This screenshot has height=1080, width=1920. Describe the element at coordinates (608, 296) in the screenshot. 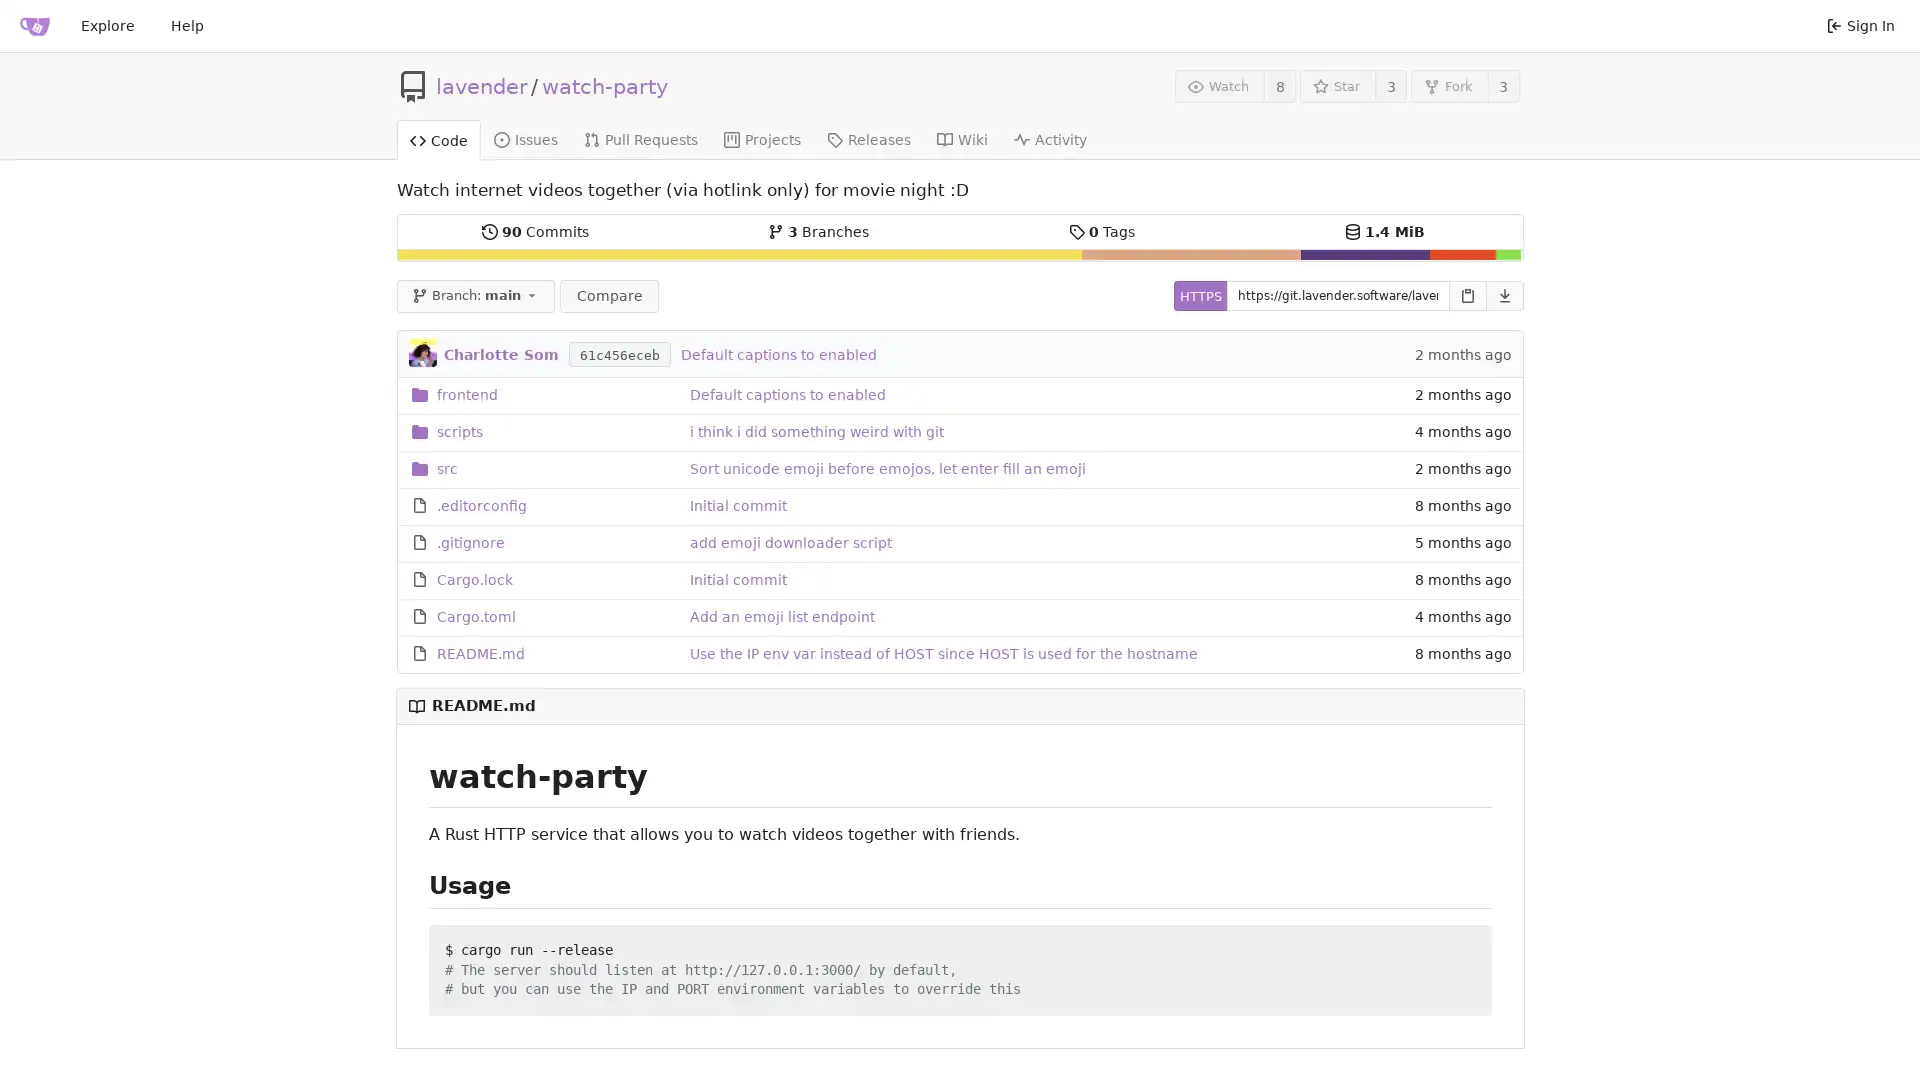

I see `Compare` at that location.